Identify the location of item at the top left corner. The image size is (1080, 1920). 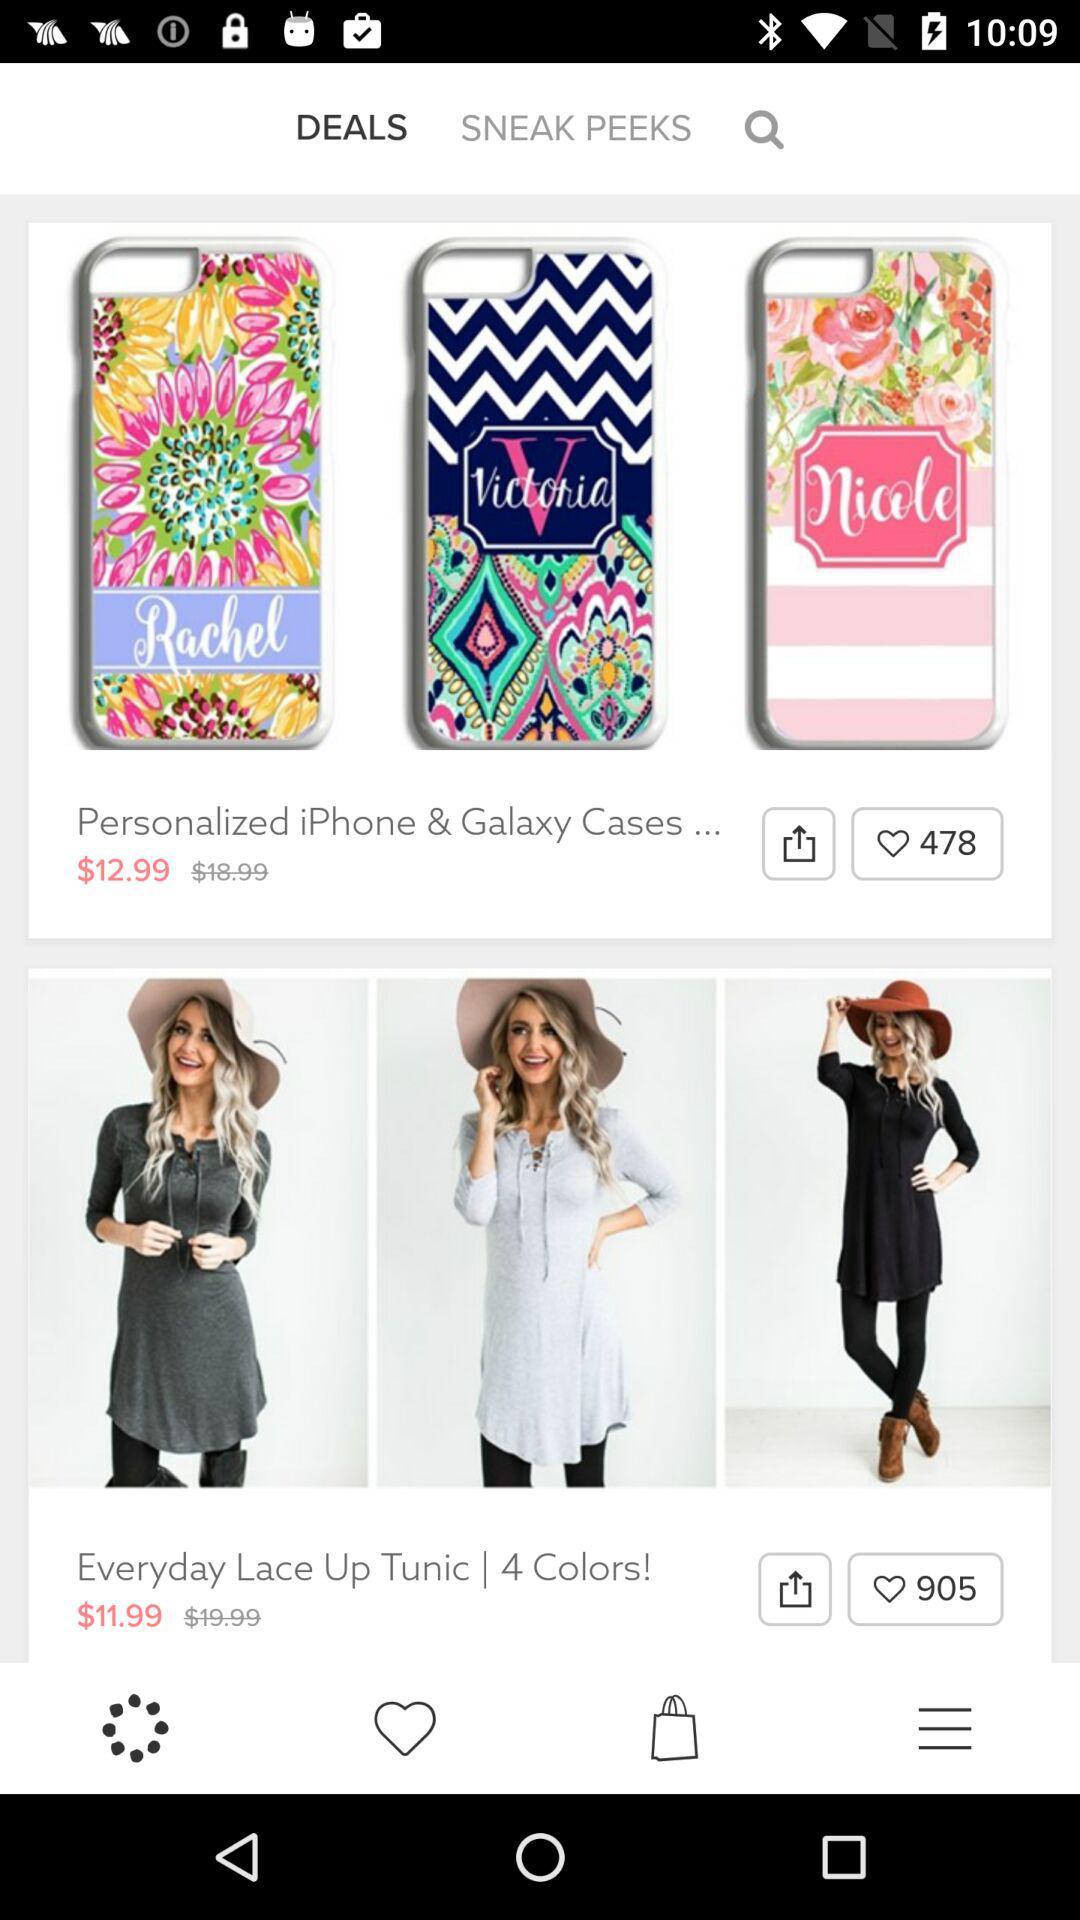
(350, 127).